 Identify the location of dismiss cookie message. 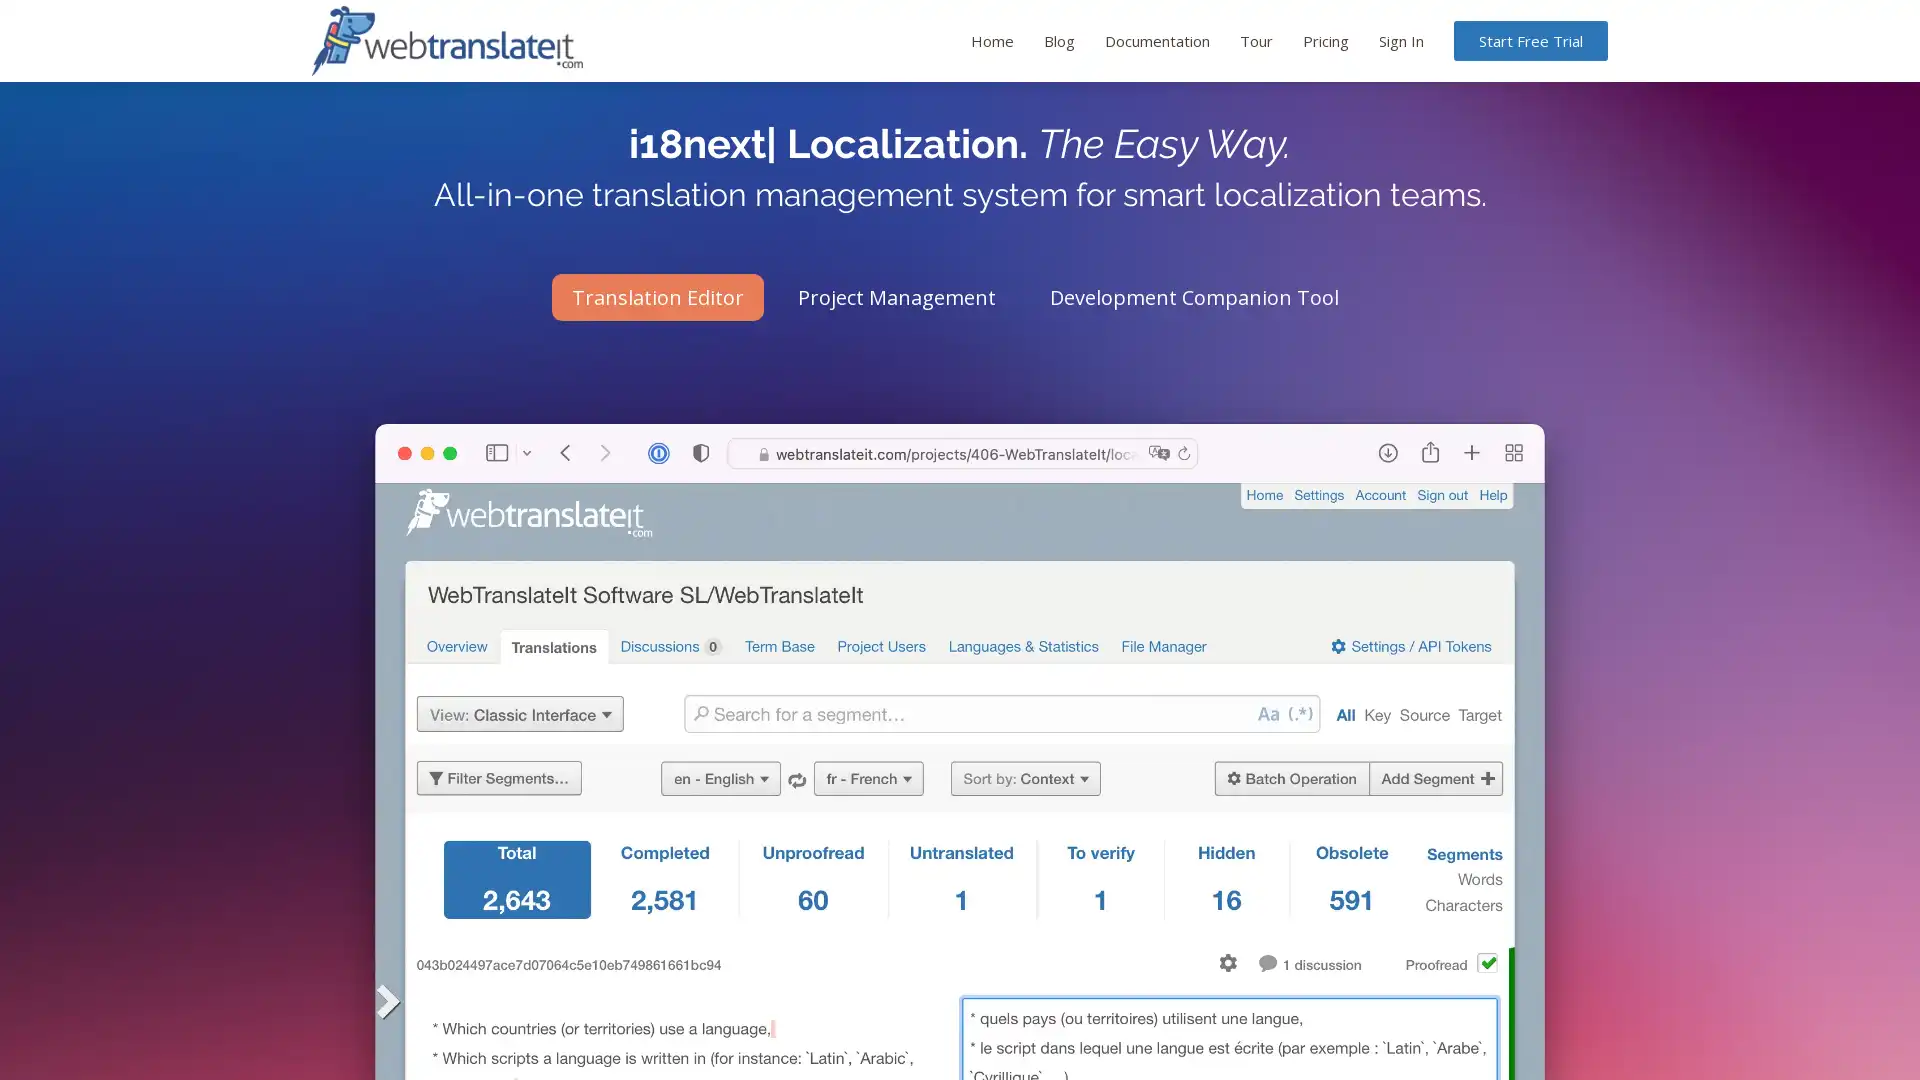
(1820, 1043).